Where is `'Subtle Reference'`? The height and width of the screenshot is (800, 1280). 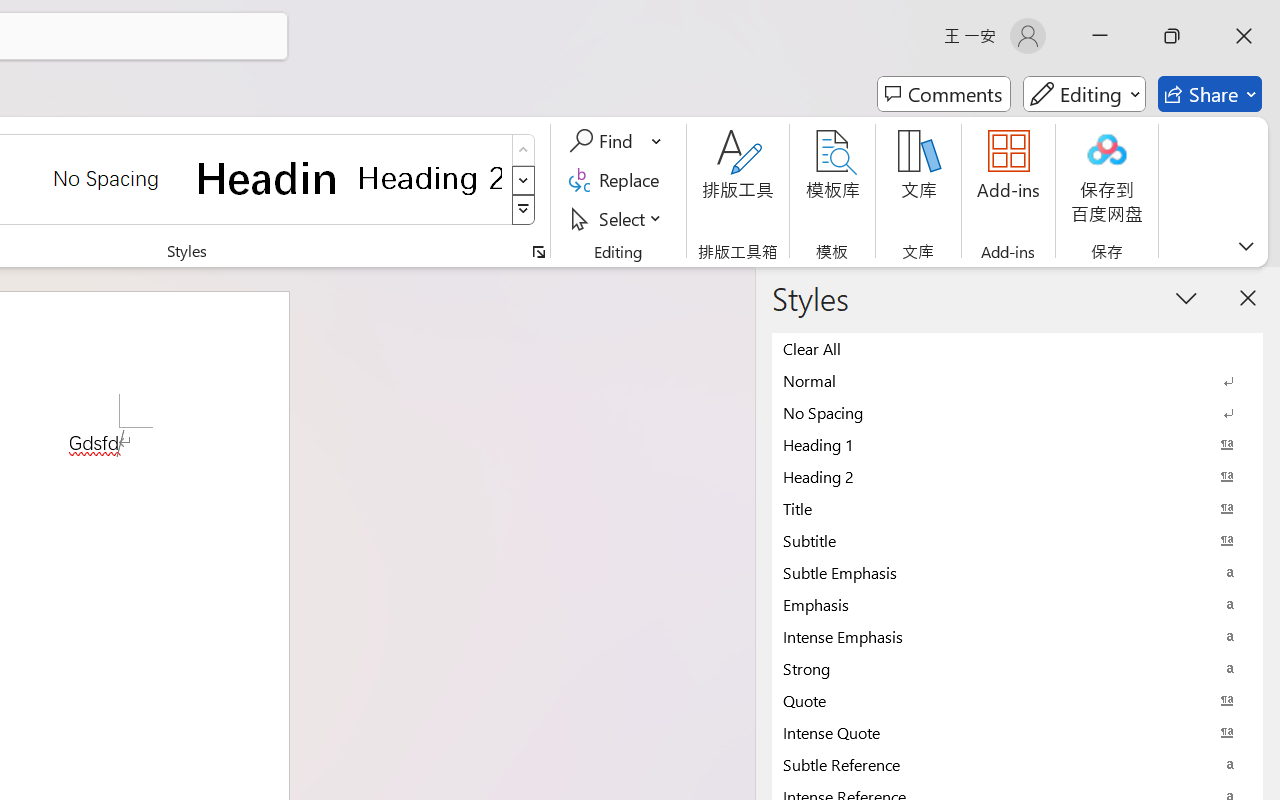 'Subtle Reference' is located at coordinates (1017, 764).